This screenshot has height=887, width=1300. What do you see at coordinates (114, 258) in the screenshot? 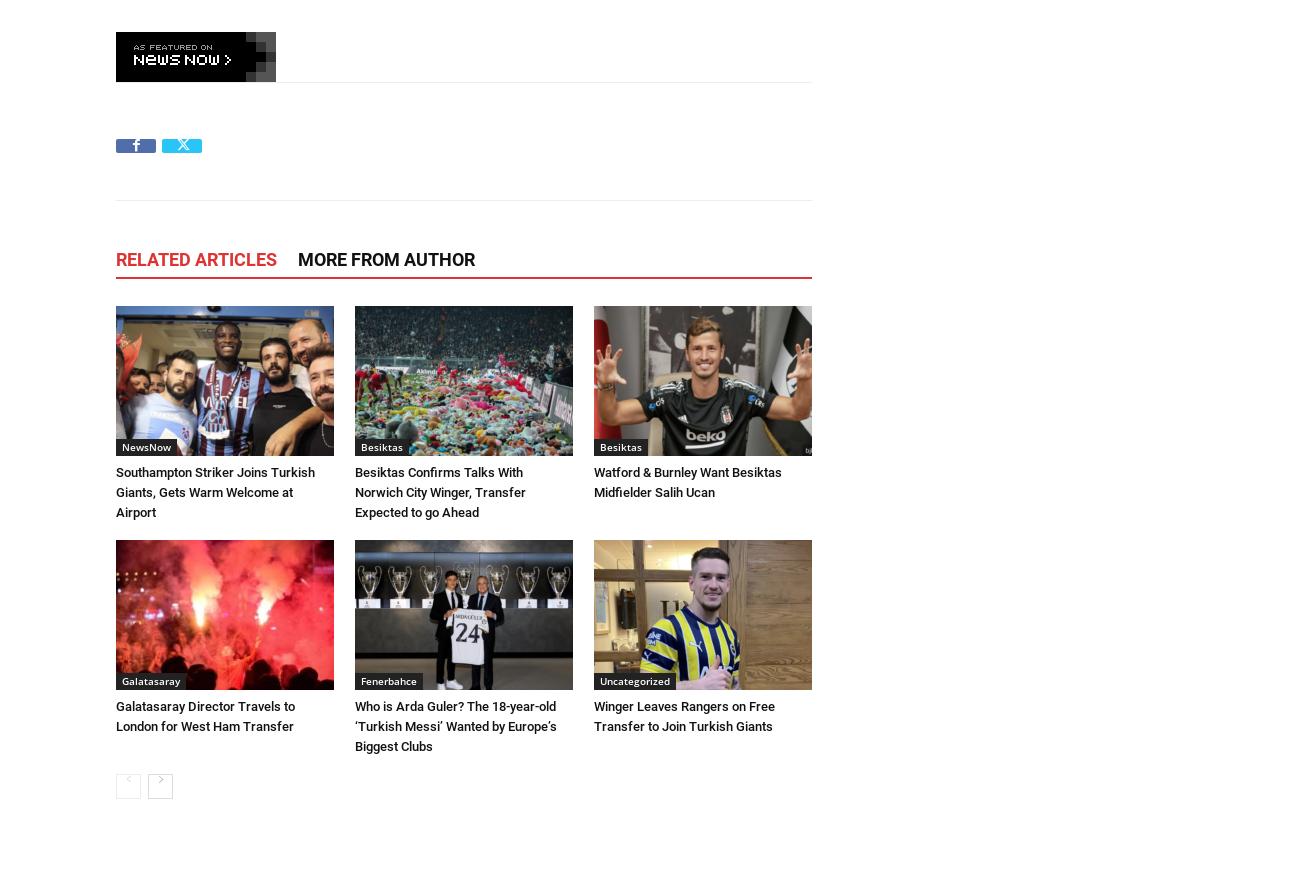
I see `'RELATED ARTICLES'` at bounding box center [114, 258].